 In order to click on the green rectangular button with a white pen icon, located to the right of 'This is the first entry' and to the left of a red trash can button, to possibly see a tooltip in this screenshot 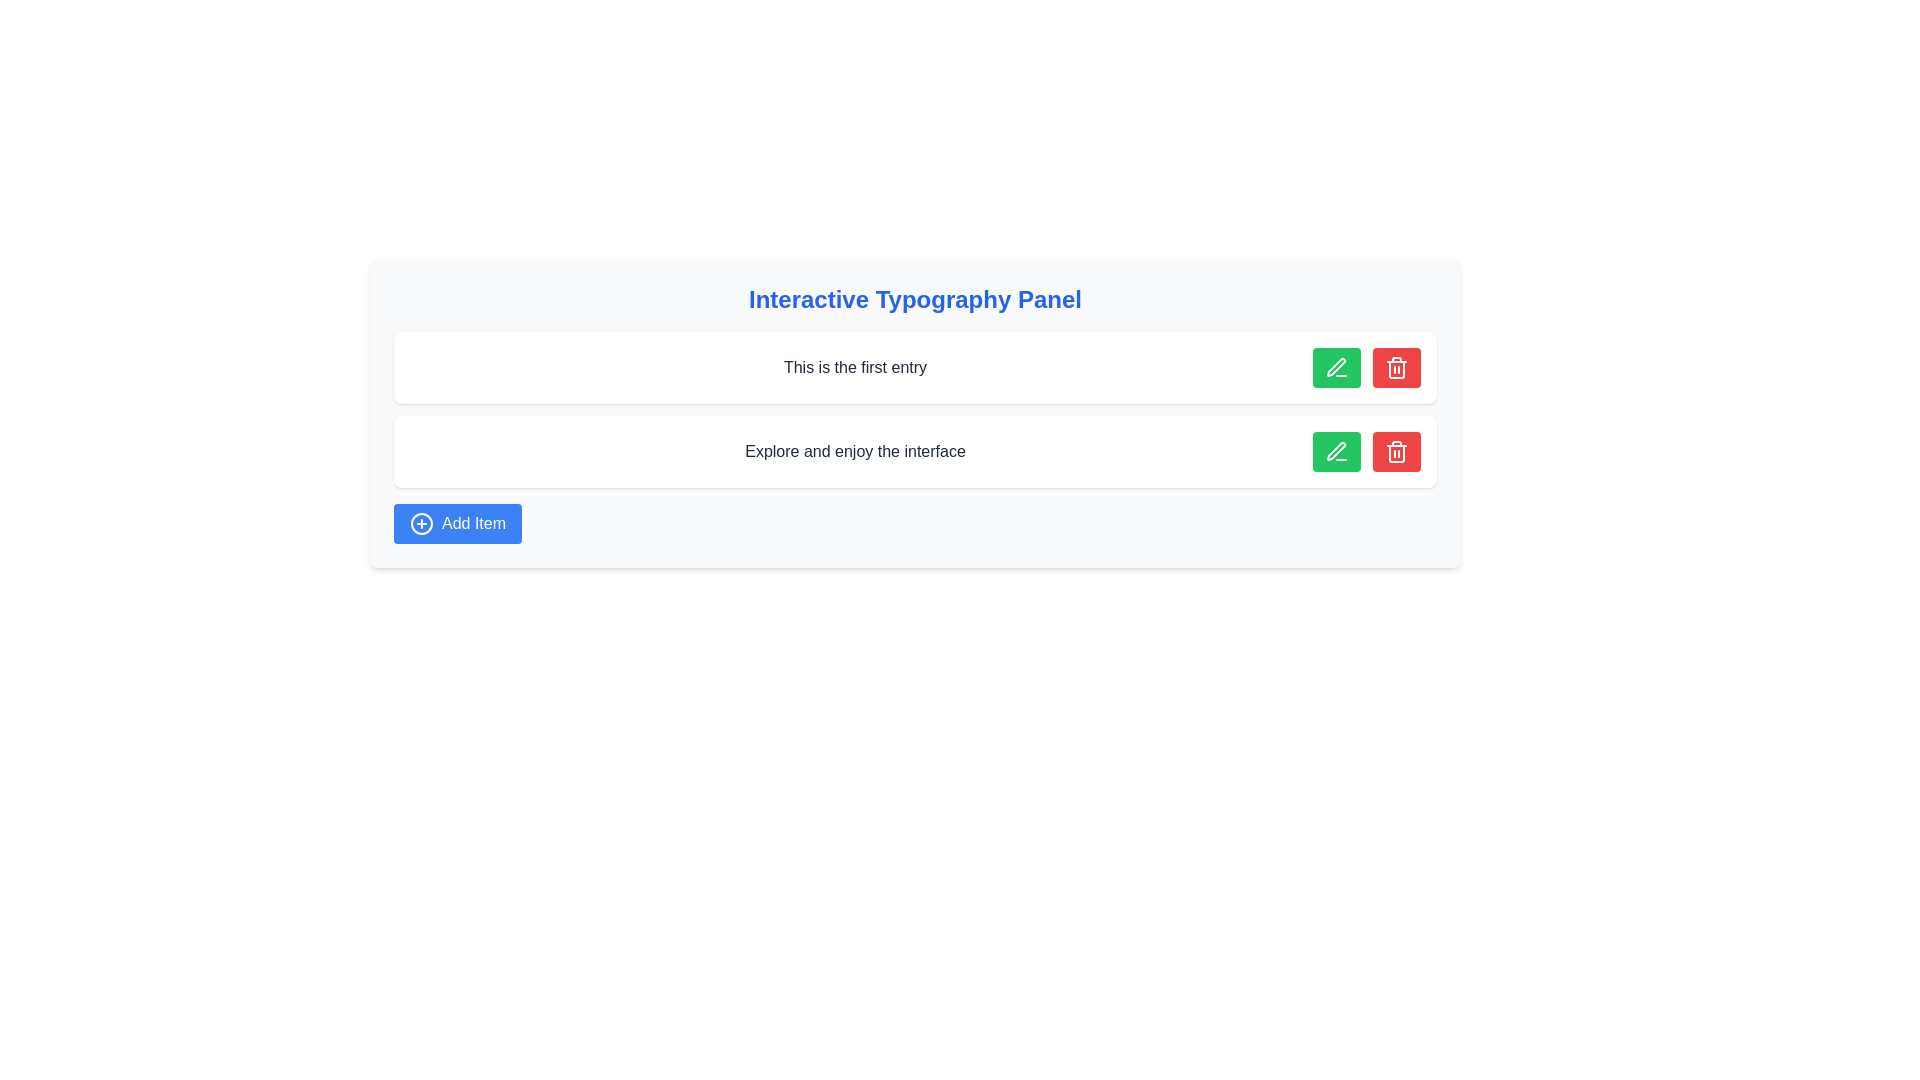, I will do `click(1337, 367)`.